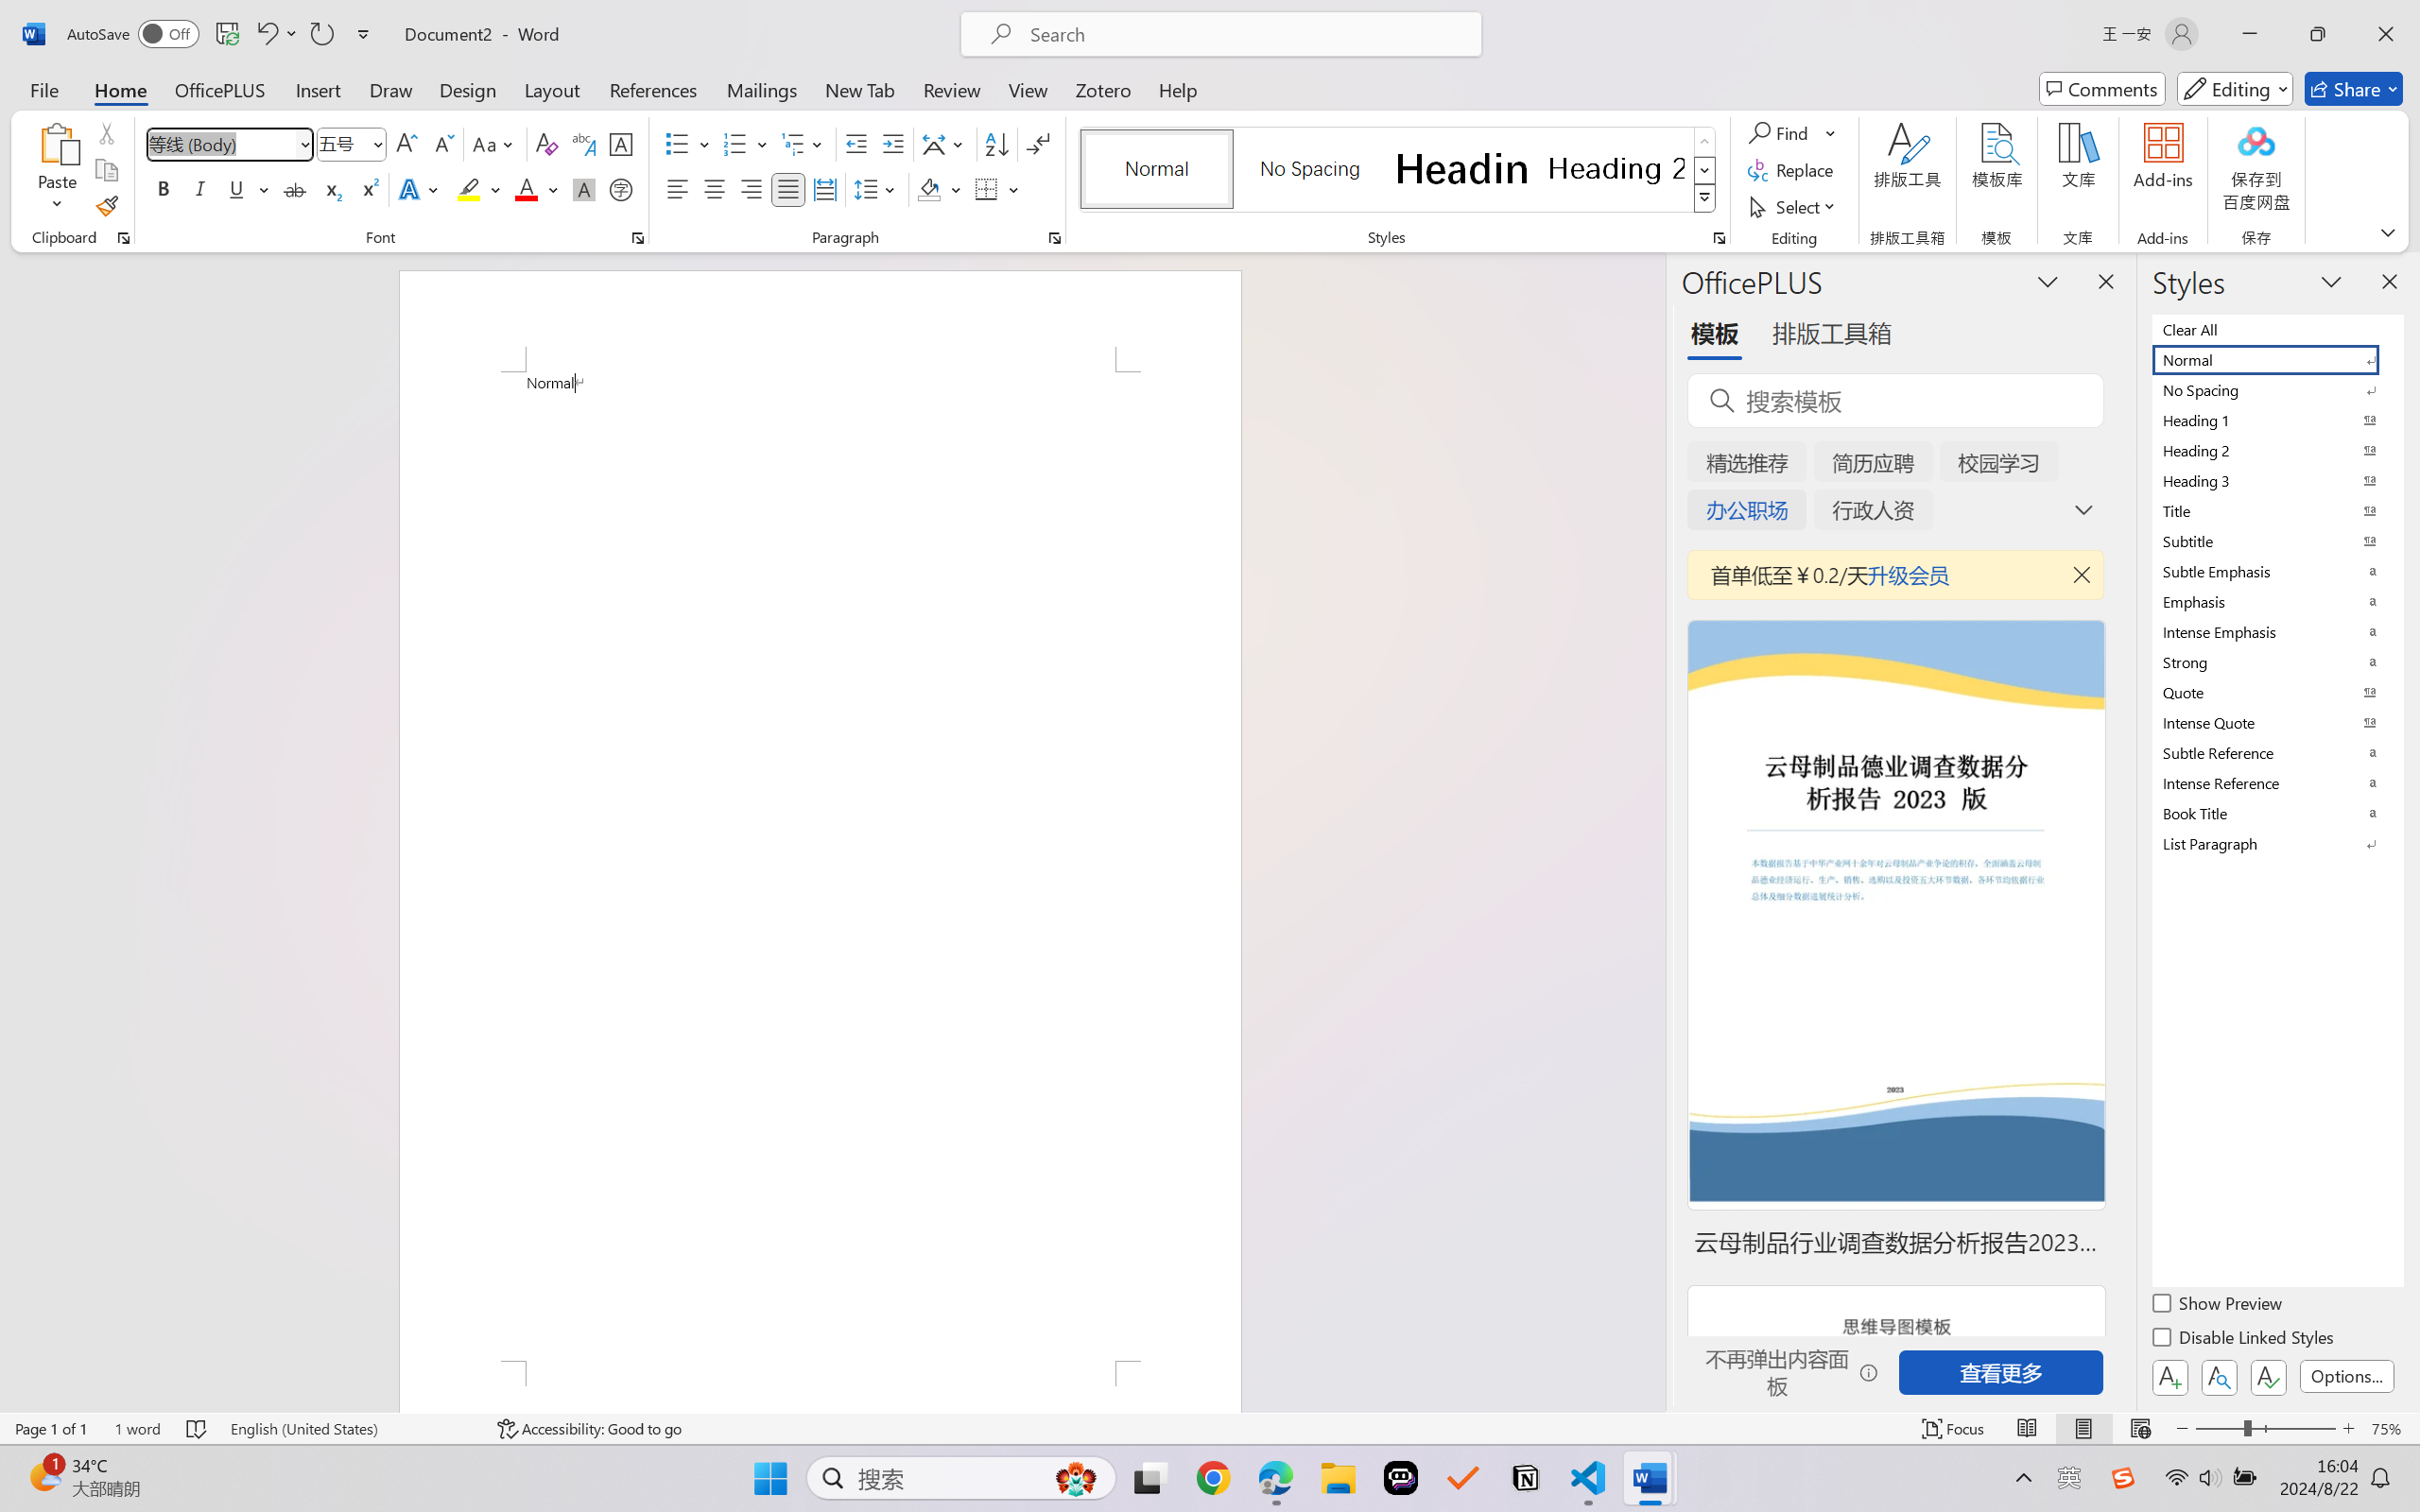  What do you see at coordinates (1461, 168) in the screenshot?
I see `'Heading 1'` at bounding box center [1461, 168].